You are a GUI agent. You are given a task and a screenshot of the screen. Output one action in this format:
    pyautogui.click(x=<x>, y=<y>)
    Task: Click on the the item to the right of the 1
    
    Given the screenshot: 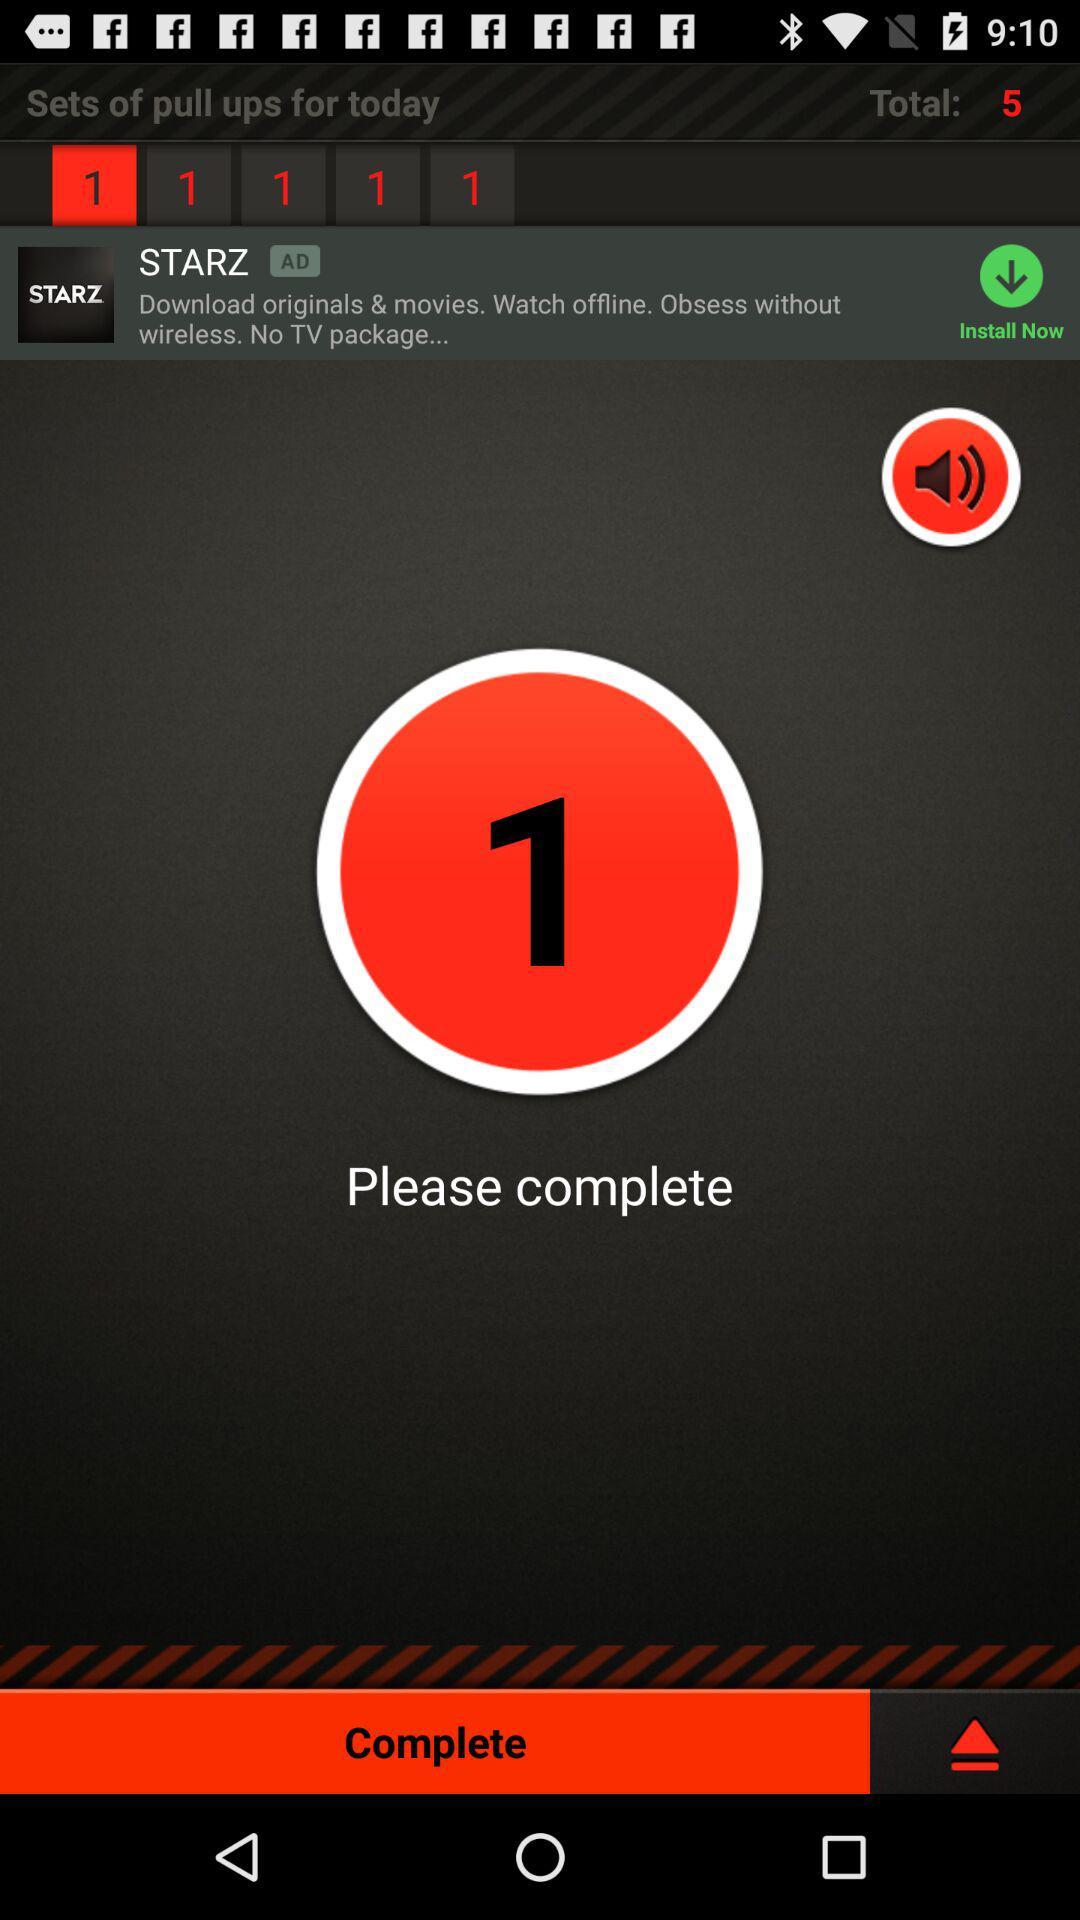 What is the action you would take?
    pyautogui.click(x=228, y=259)
    